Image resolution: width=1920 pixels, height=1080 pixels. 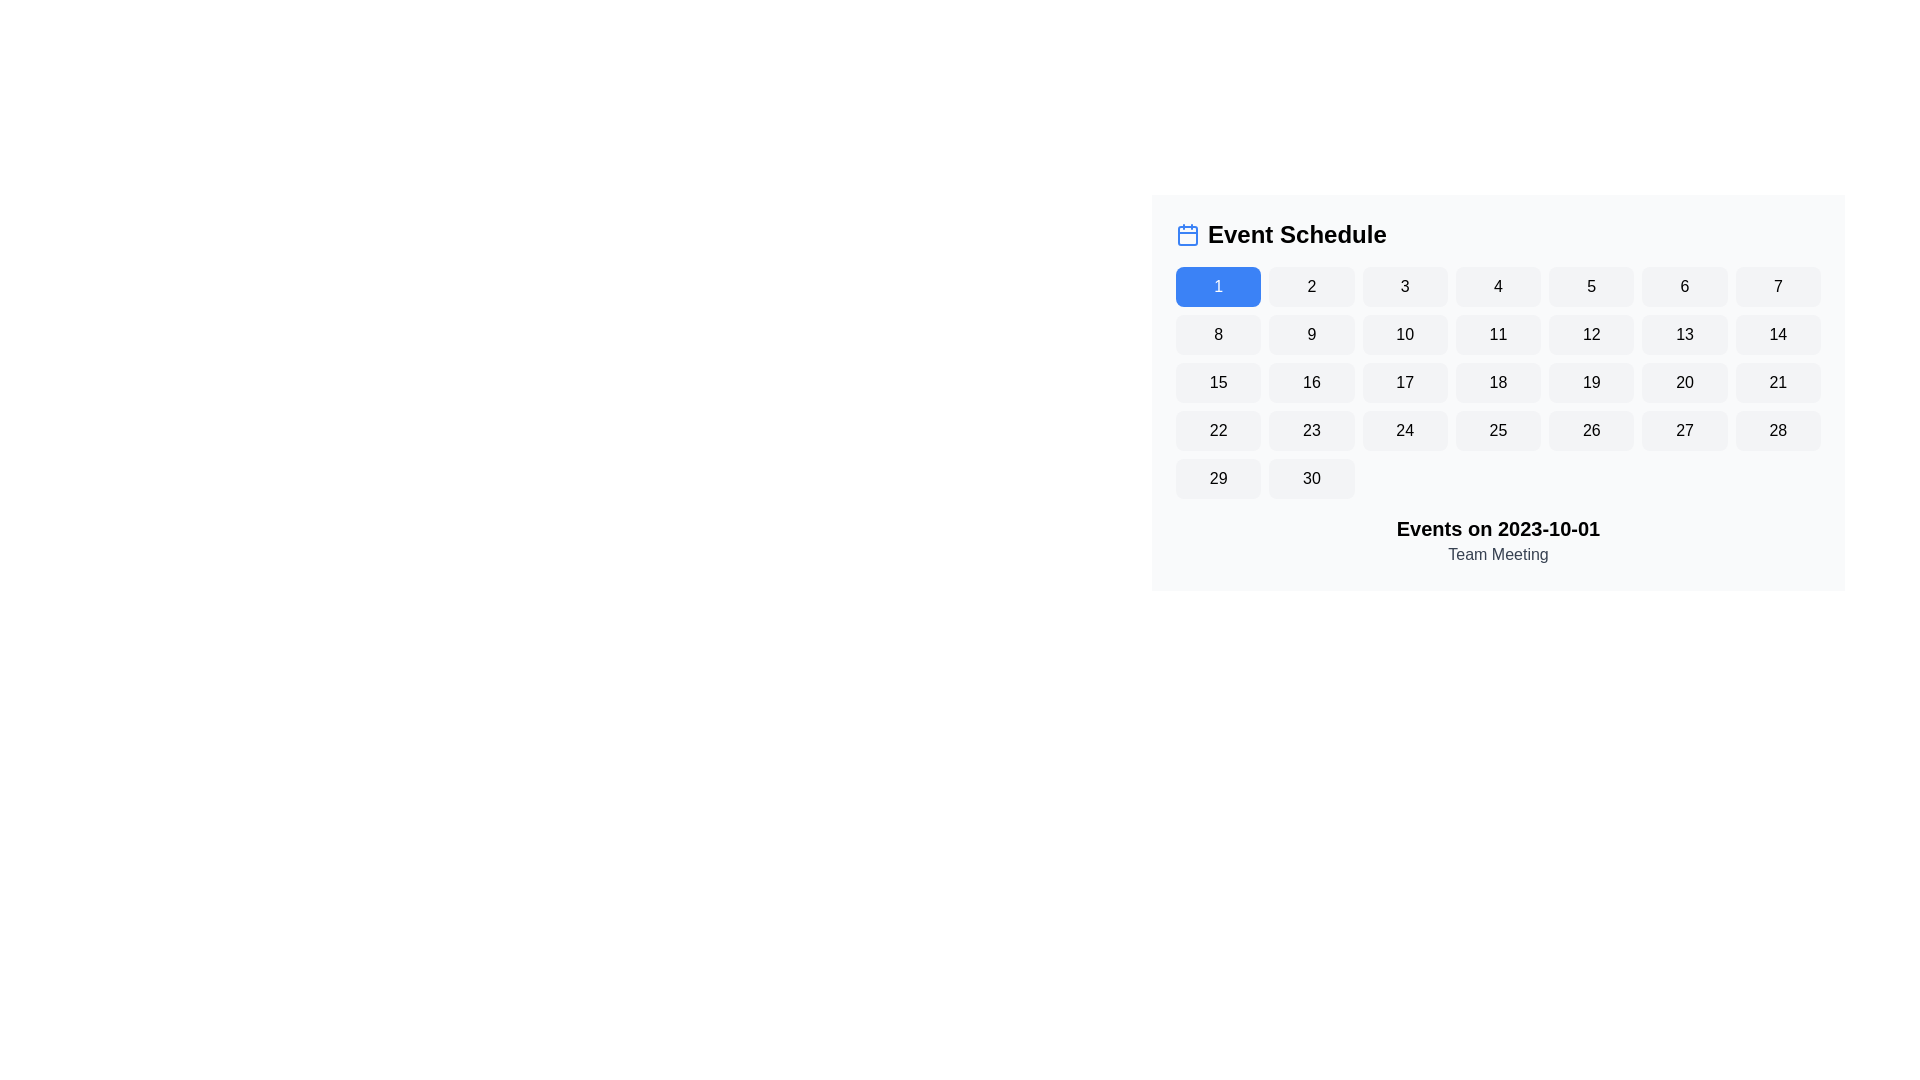 What do you see at coordinates (1217, 382) in the screenshot?
I see `the button labeled '15' in the third row of the fifth column of the calendar grid` at bounding box center [1217, 382].